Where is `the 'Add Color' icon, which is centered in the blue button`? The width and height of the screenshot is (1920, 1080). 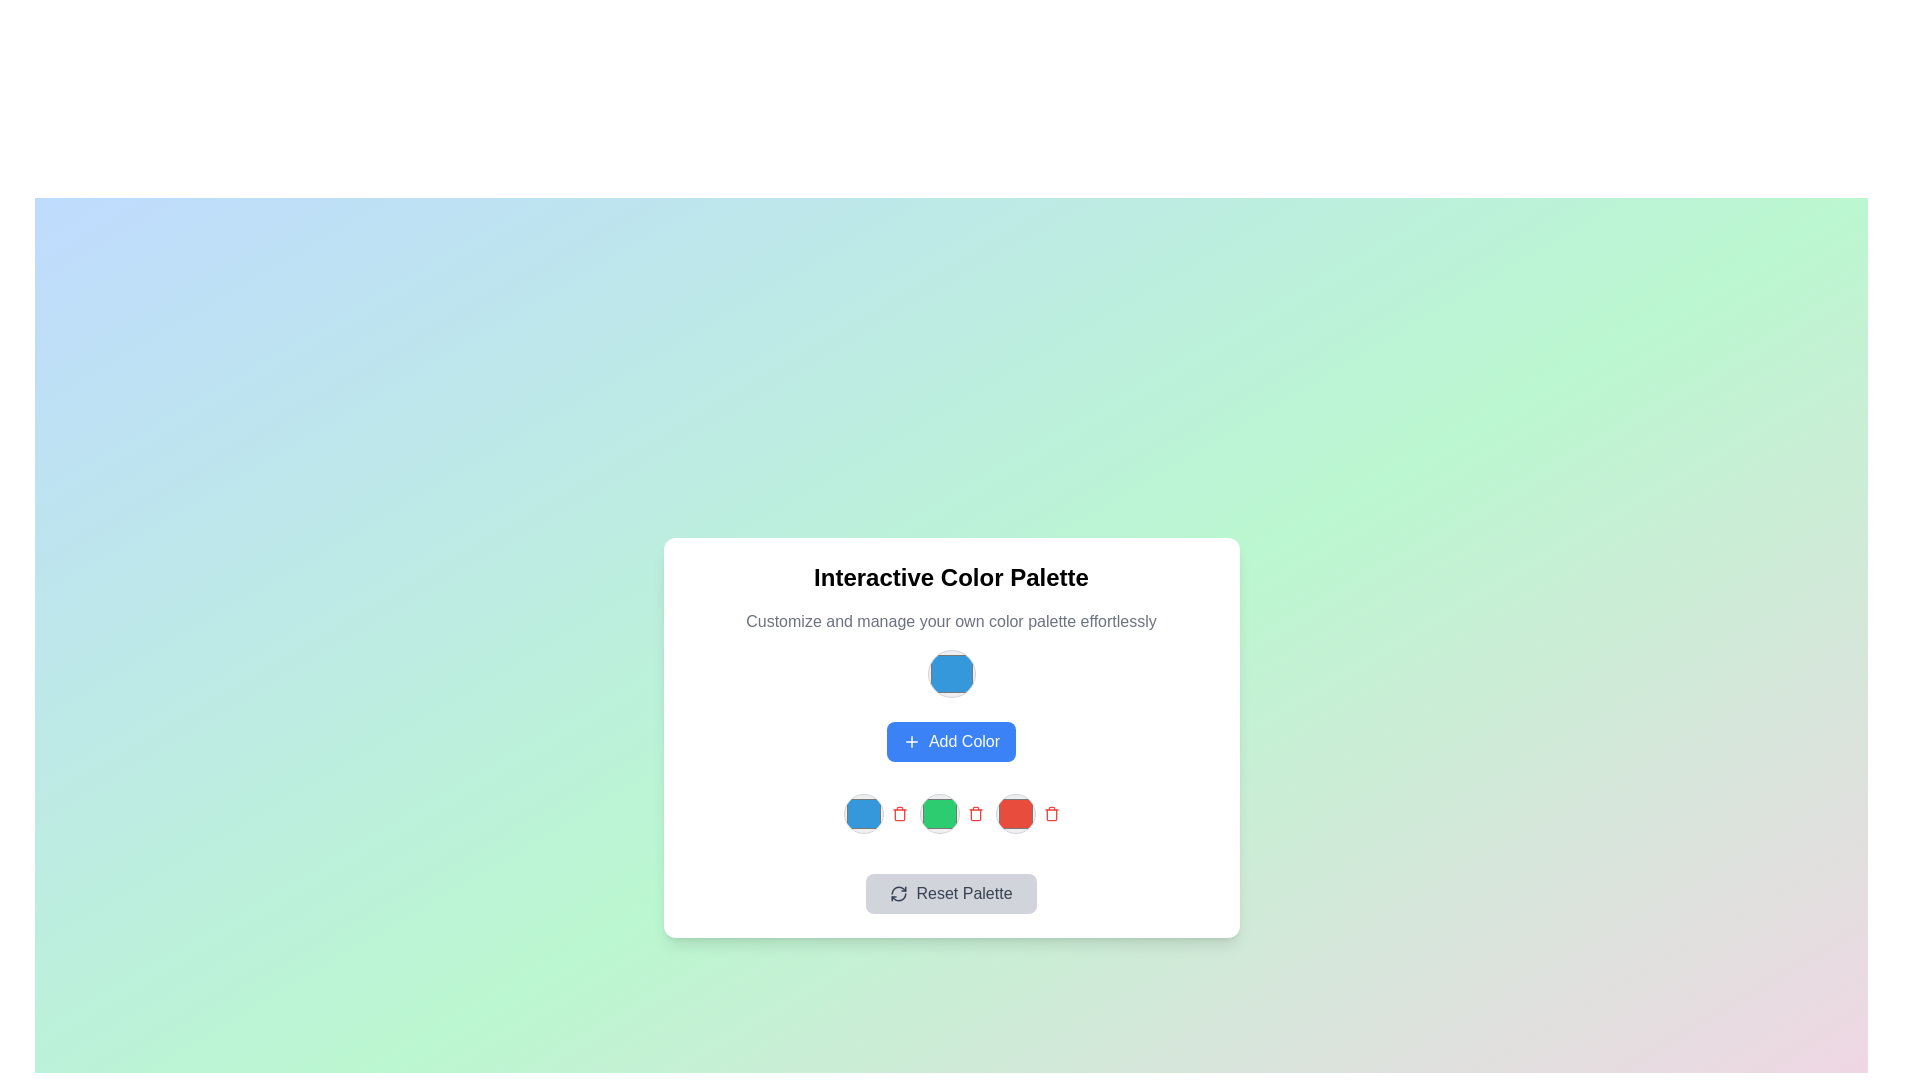 the 'Add Color' icon, which is centered in the blue button is located at coordinates (911, 741).